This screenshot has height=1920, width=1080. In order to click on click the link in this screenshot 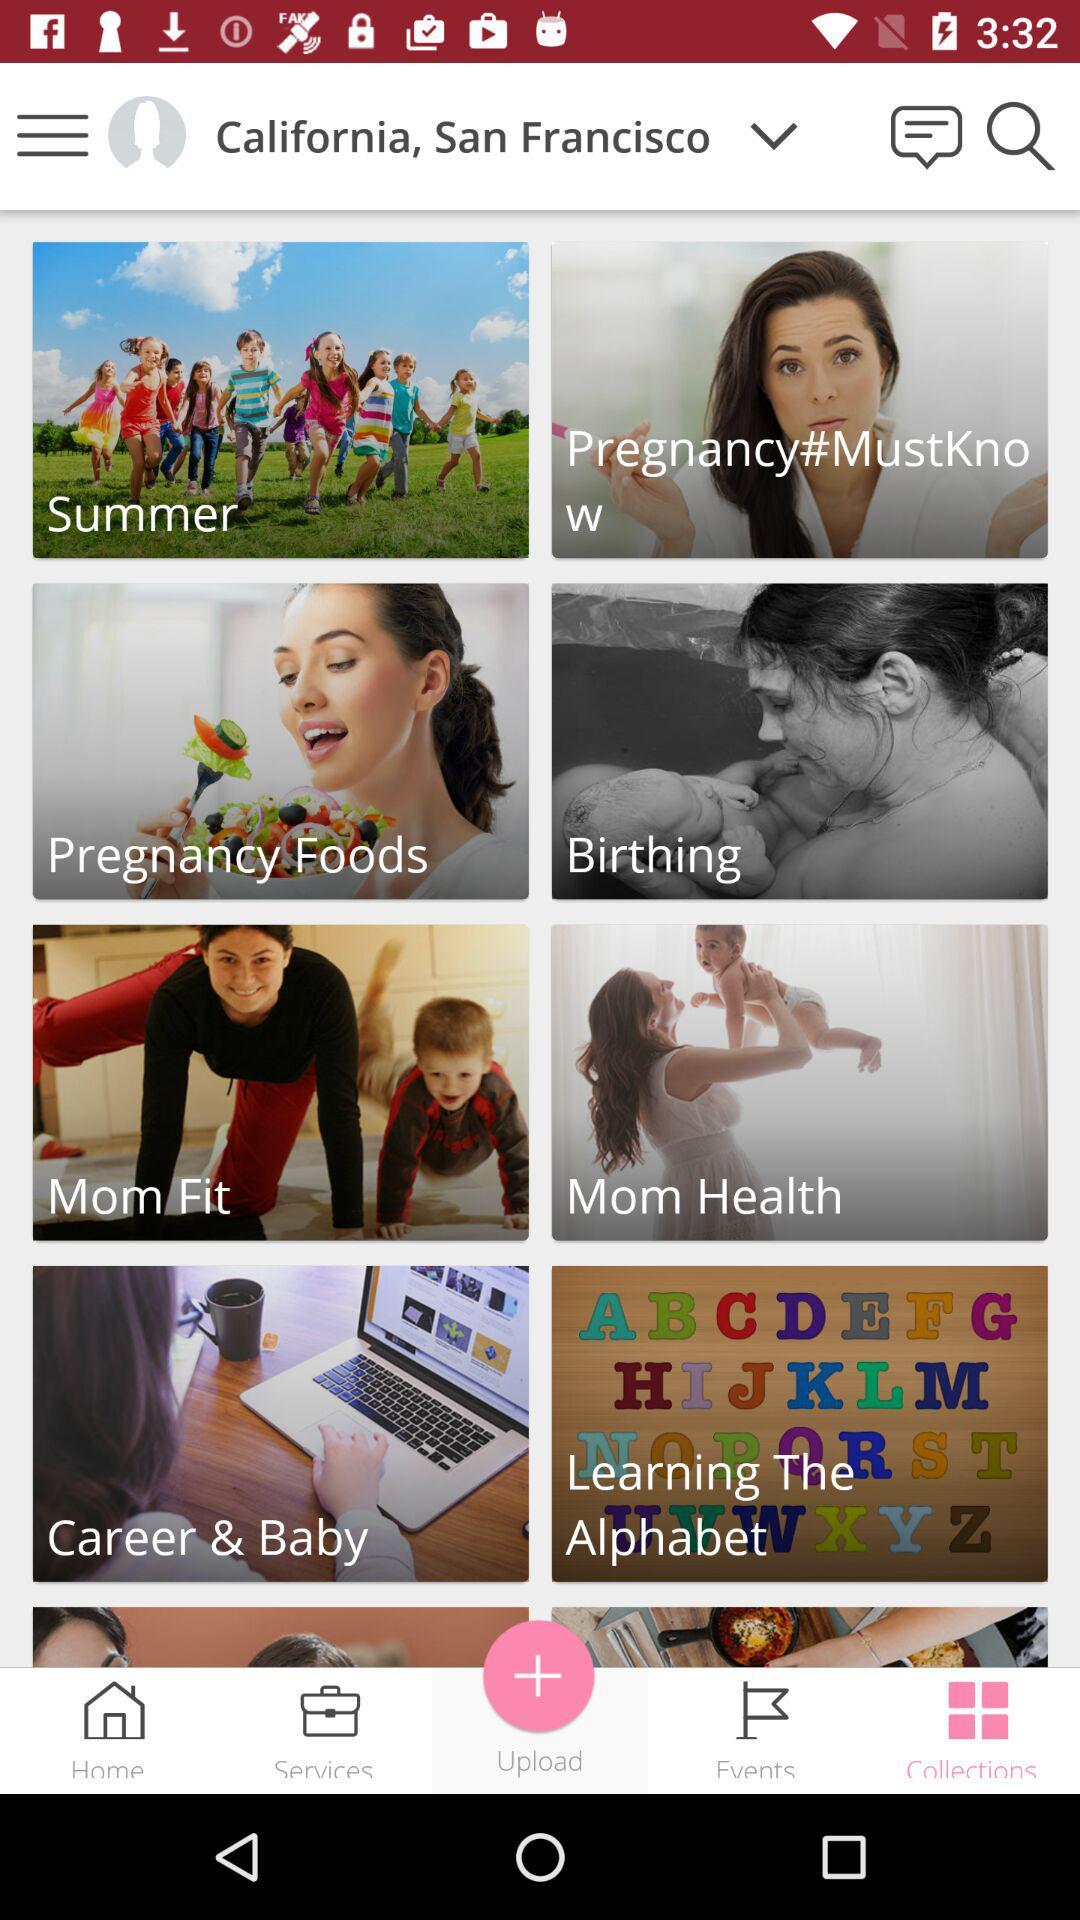, I will do `click(280, 1081)`.